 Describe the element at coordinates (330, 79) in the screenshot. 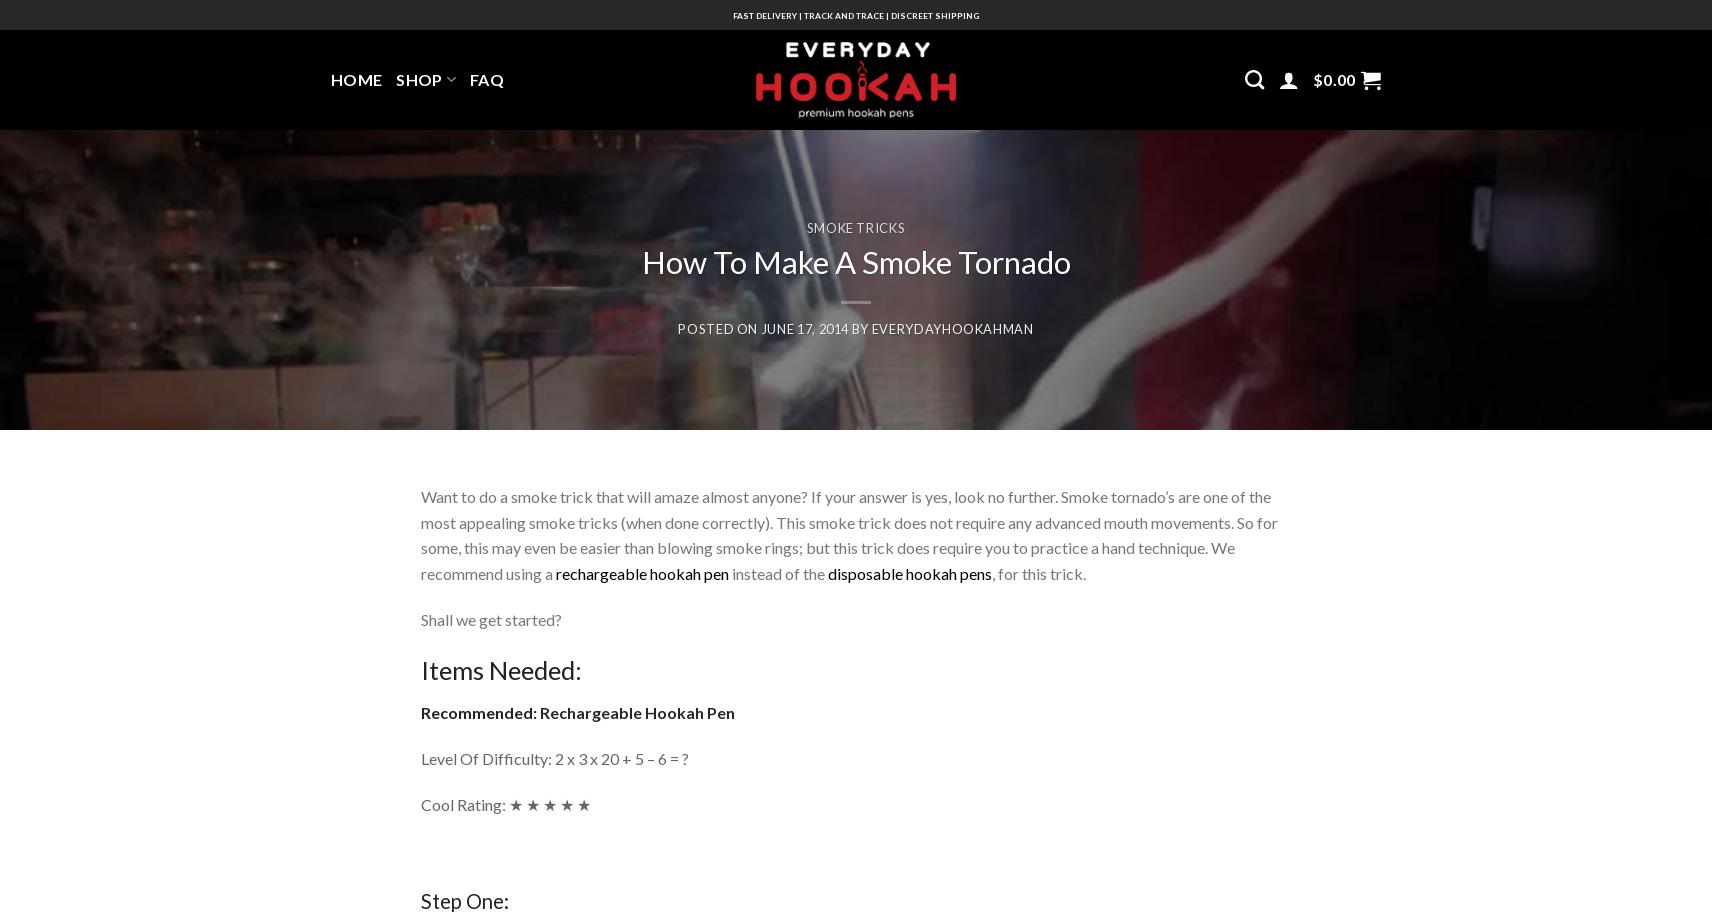

I see `'Home'` at that location.